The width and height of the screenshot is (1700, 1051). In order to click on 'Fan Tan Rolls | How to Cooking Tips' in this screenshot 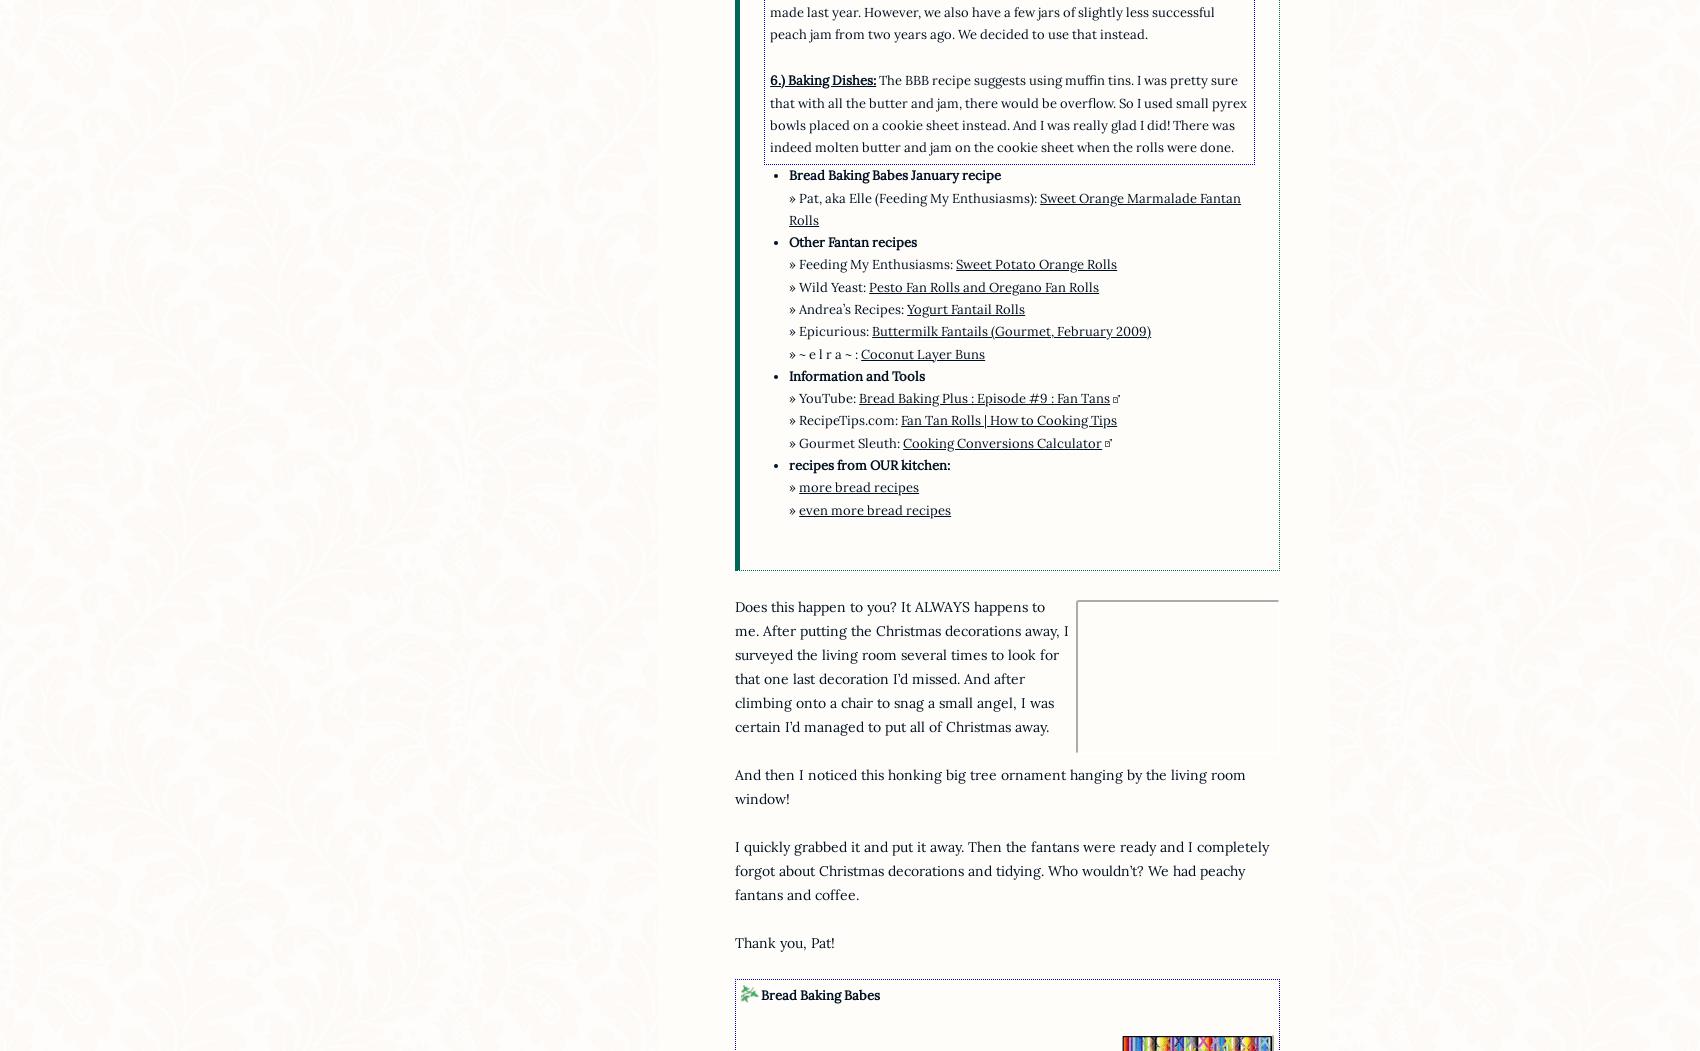, I will do `click(901, 420)`.